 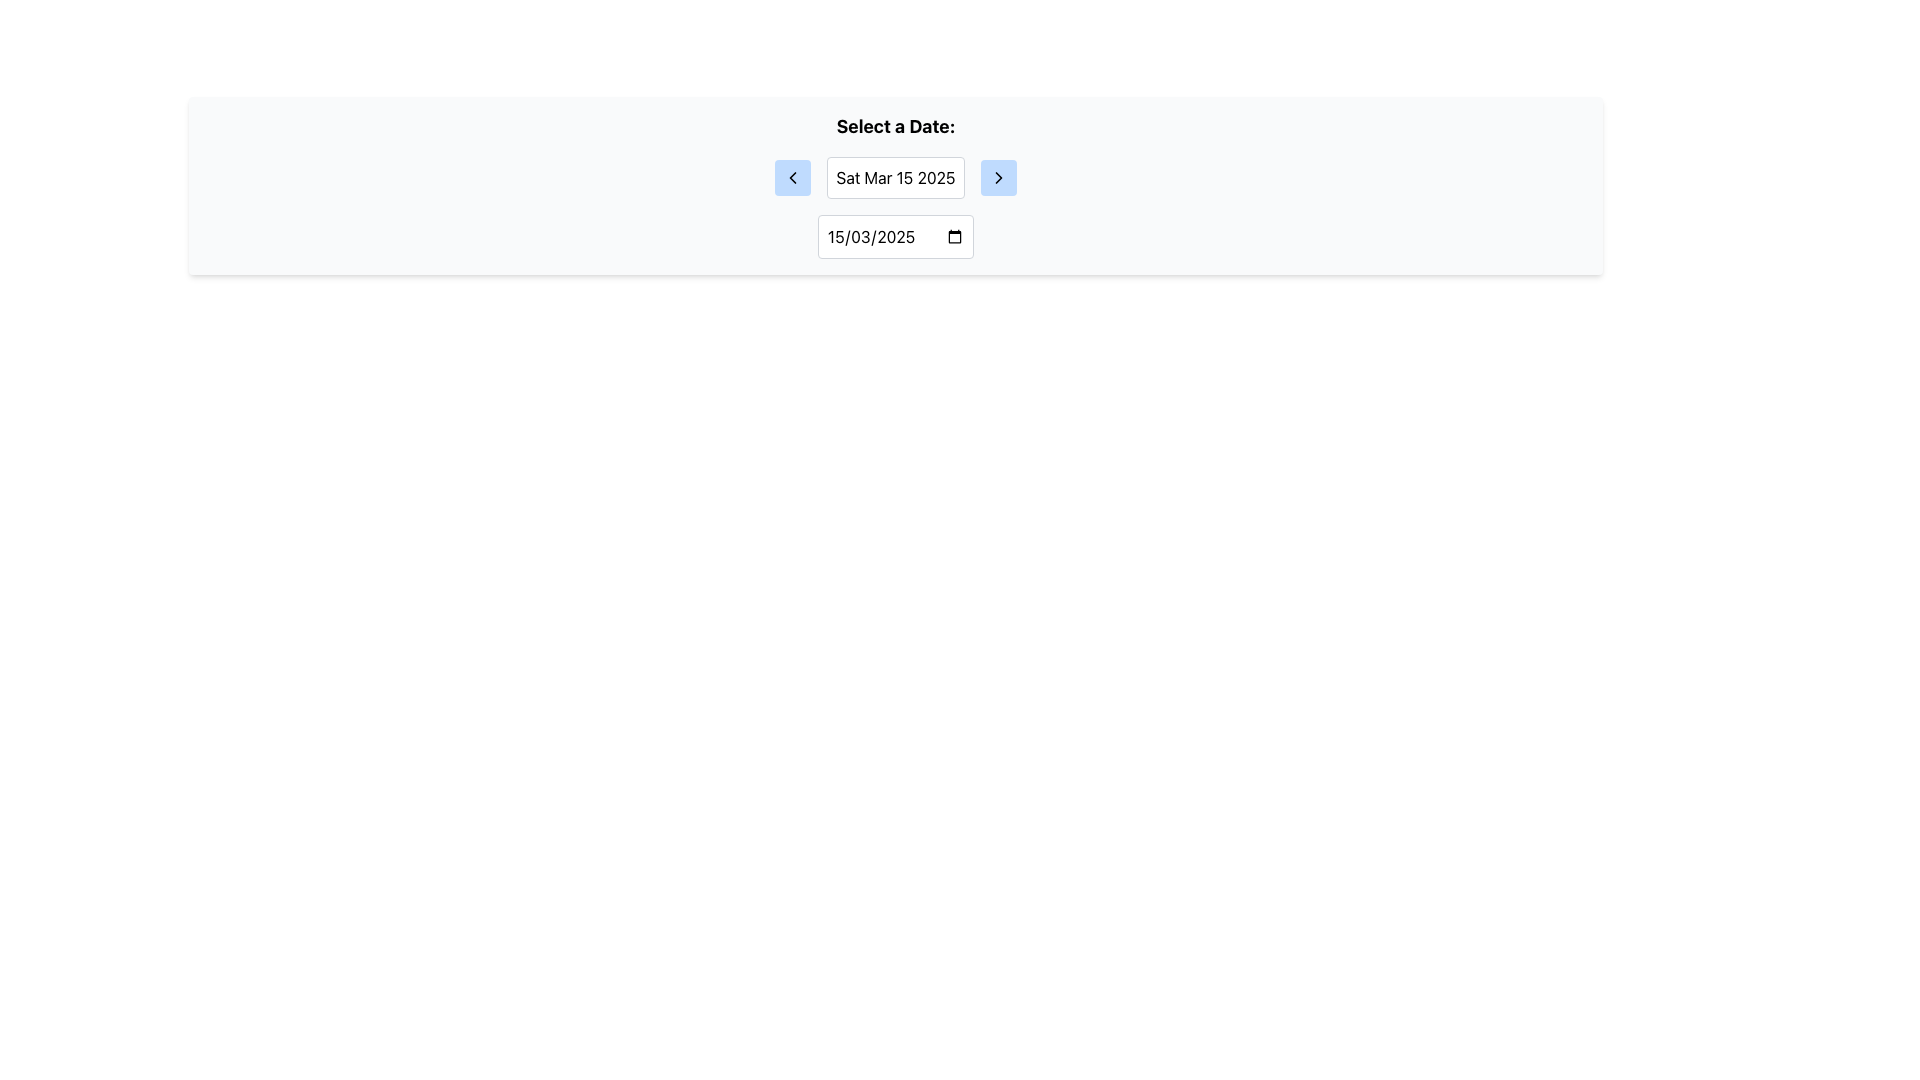 What do you see at coordinates (792, 176) in the screenshot?
I see `the Graphic Icon located in the top-center section of the interface` at bounding box center [792, 176].